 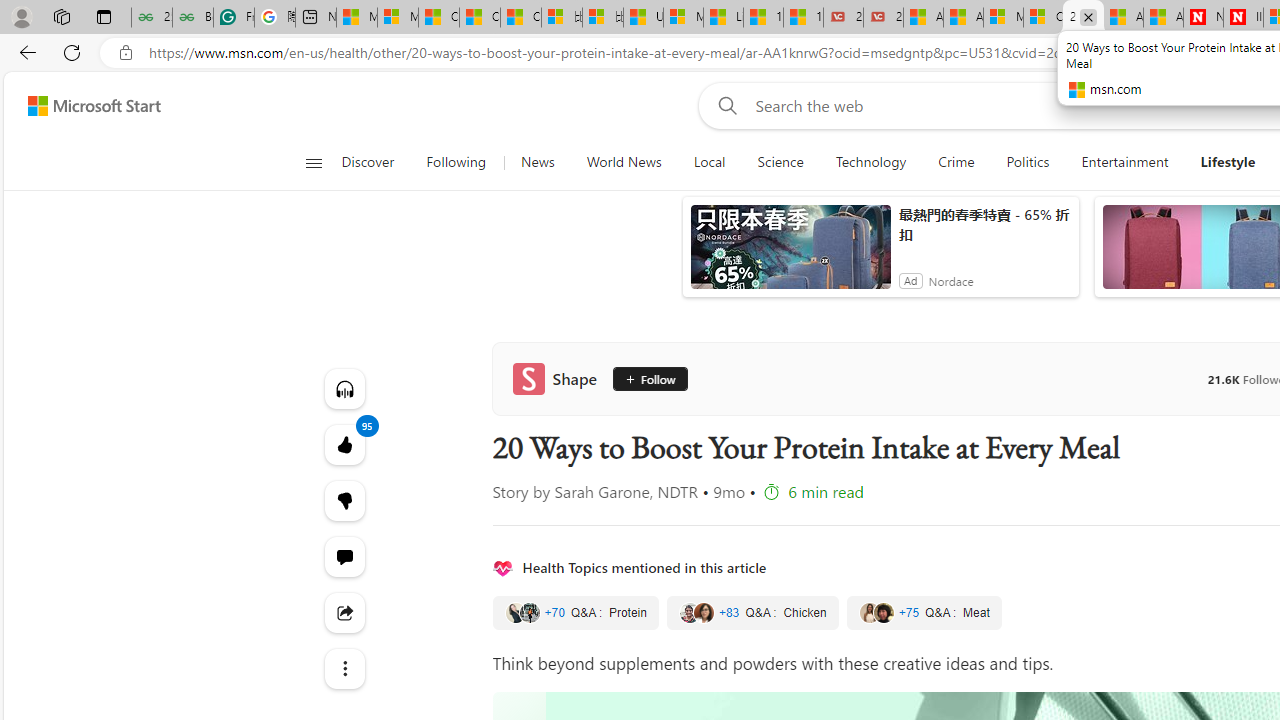 I want to click on 'Class: button-glyph', so click(x=312, y=162).